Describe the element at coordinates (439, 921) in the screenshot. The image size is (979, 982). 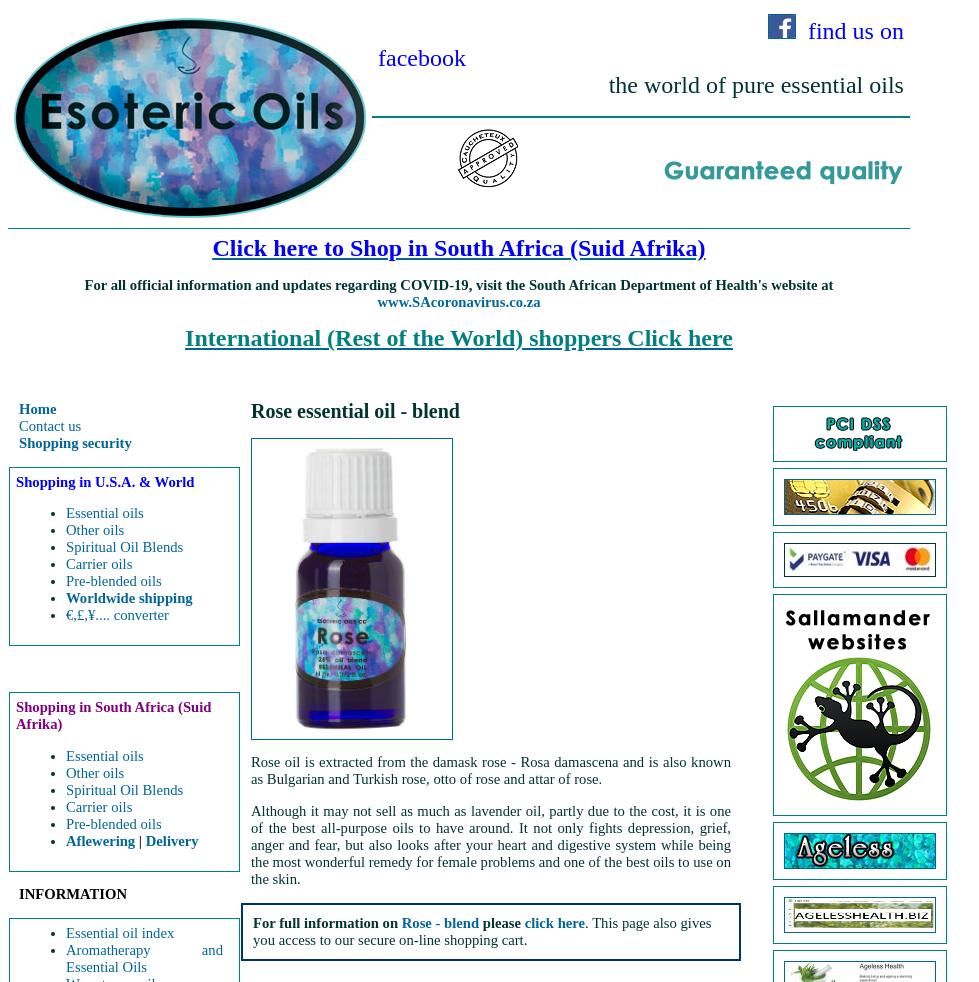
I see `'Rose - blend'` at that location.